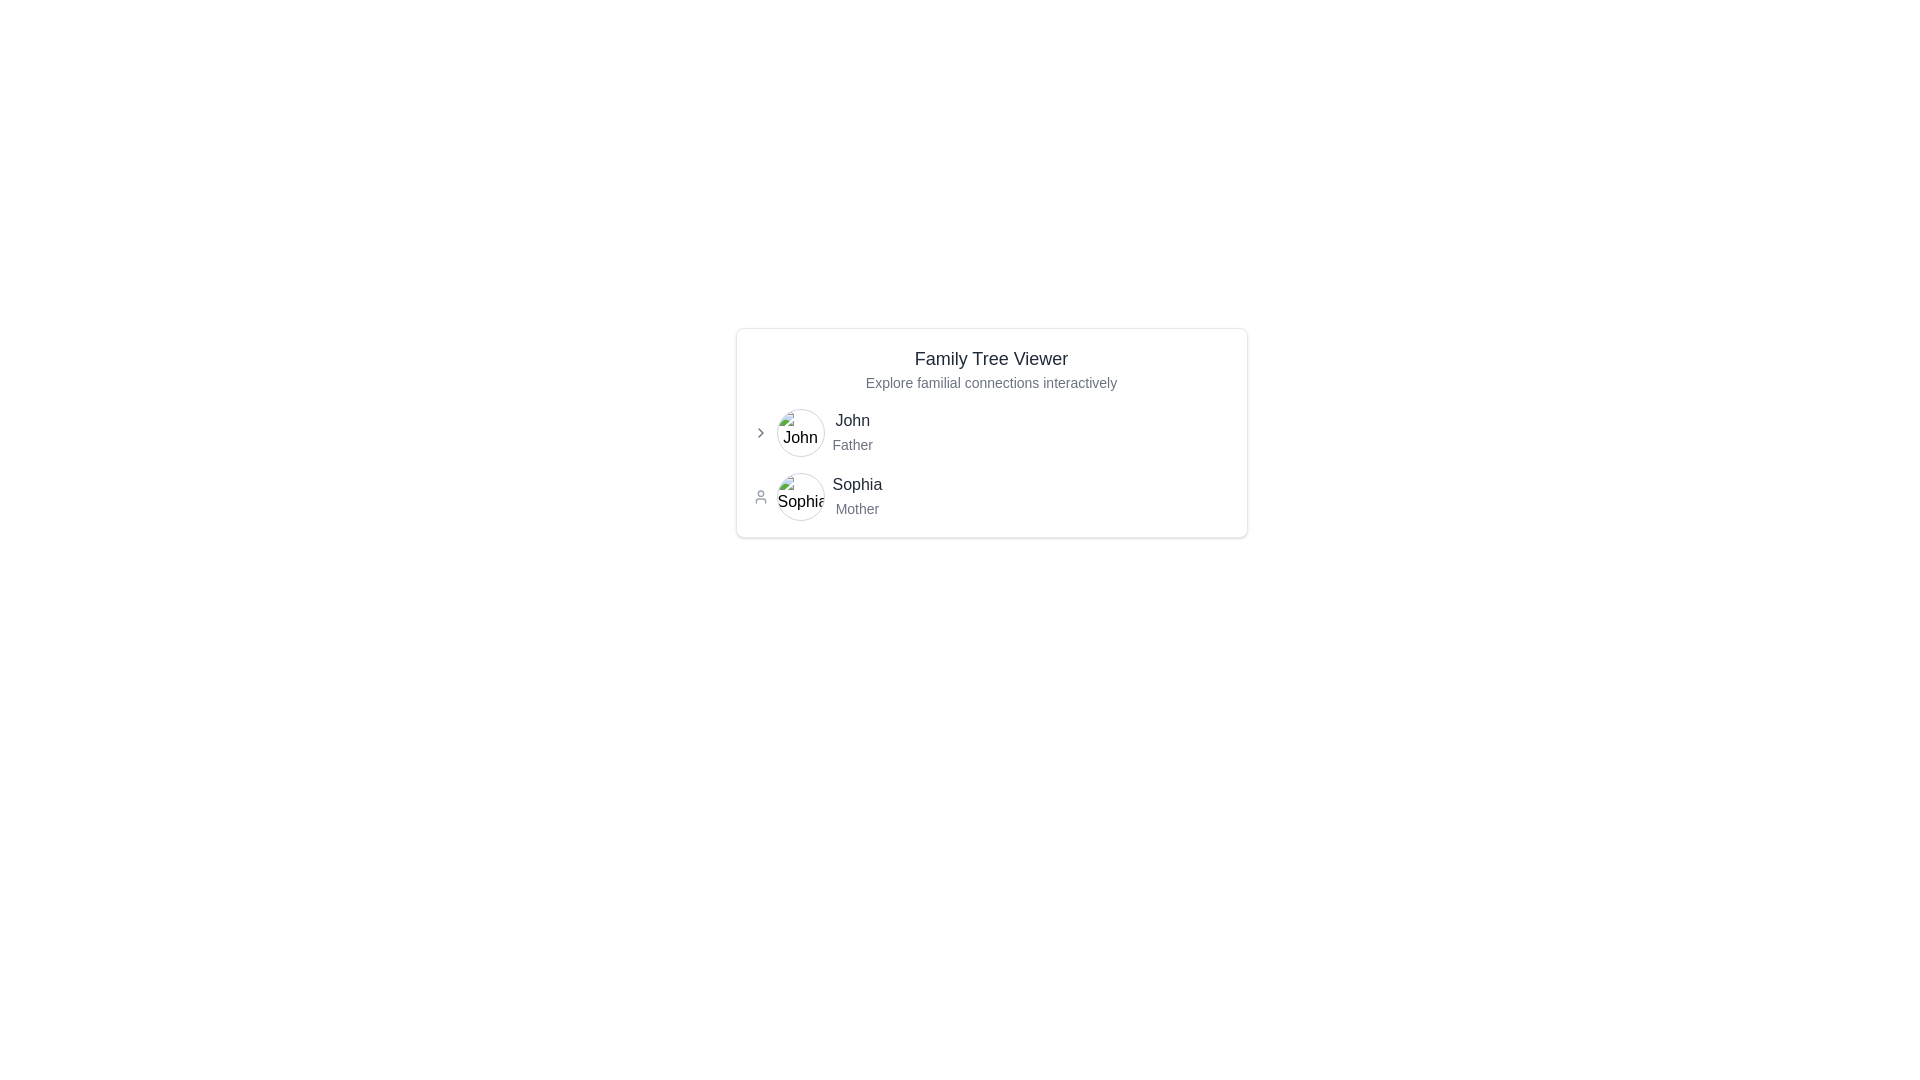  I want to click on the circular profile picture image of 'John' with a thin gray border, located to the left of the text 'JohnFather', so click(800, 431).